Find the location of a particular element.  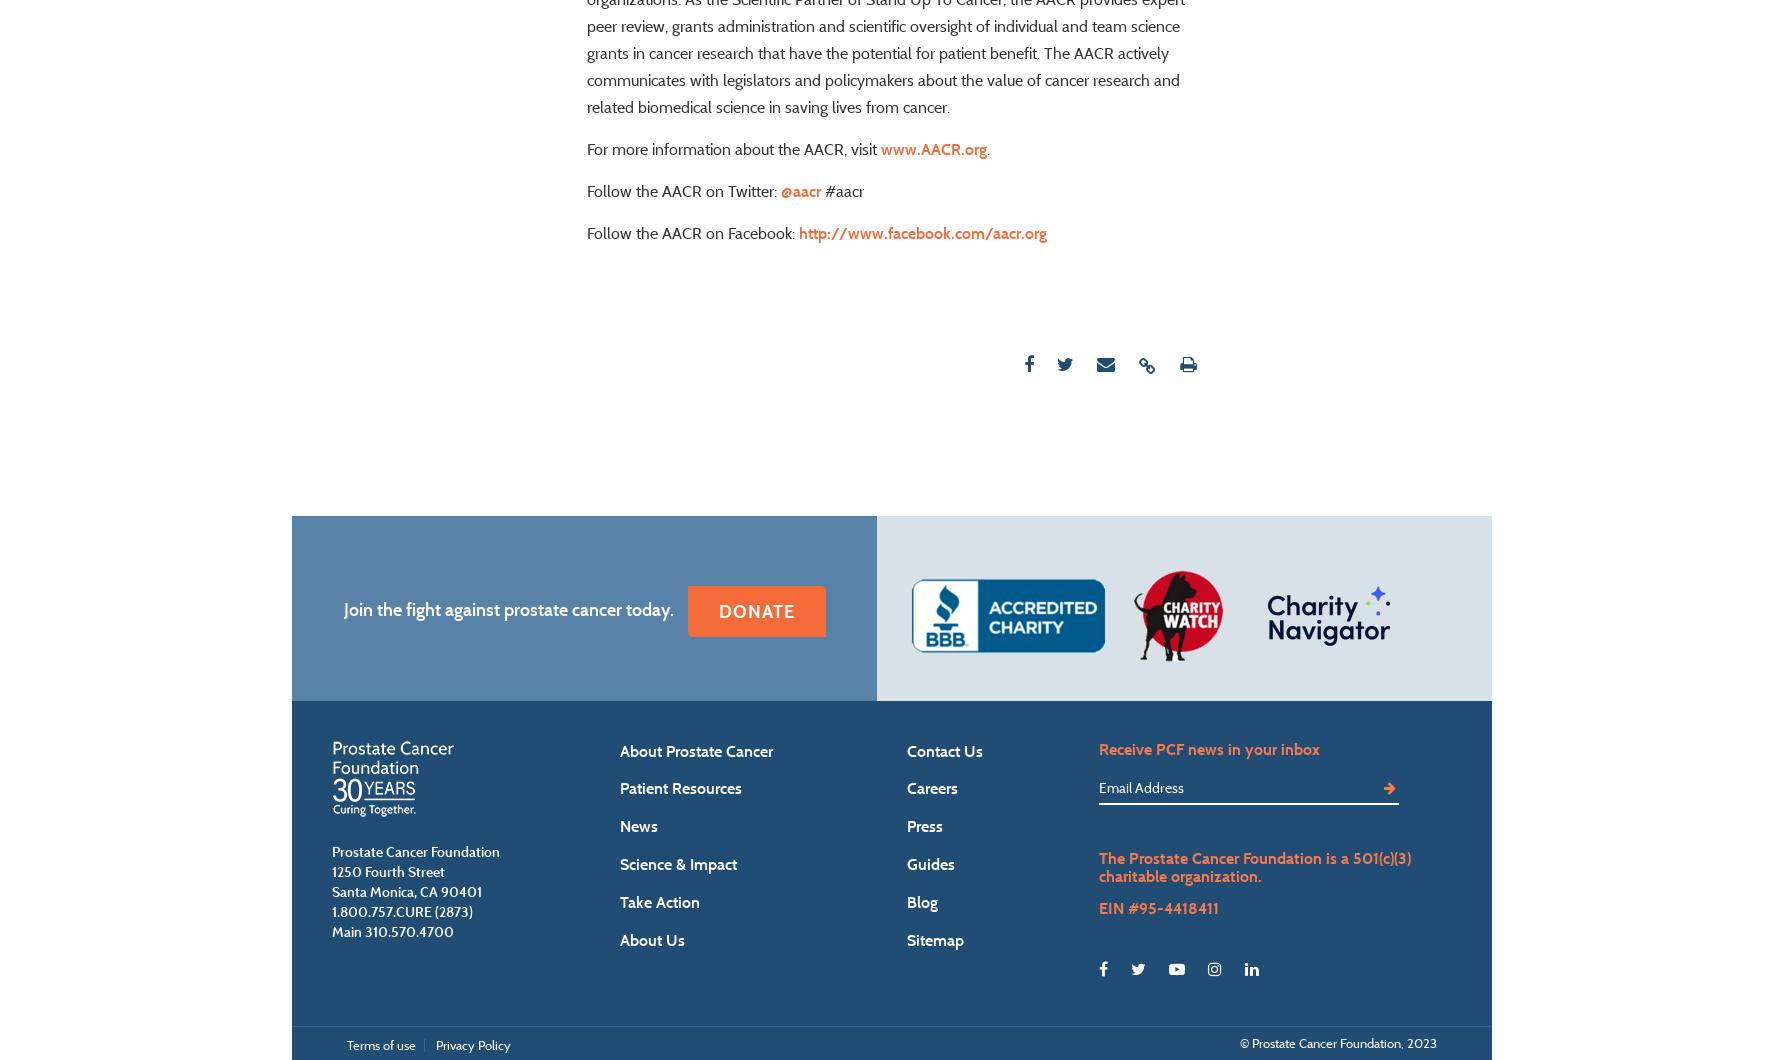

'Santa Monica, CA 90401' is located at coordinates (405, 947).